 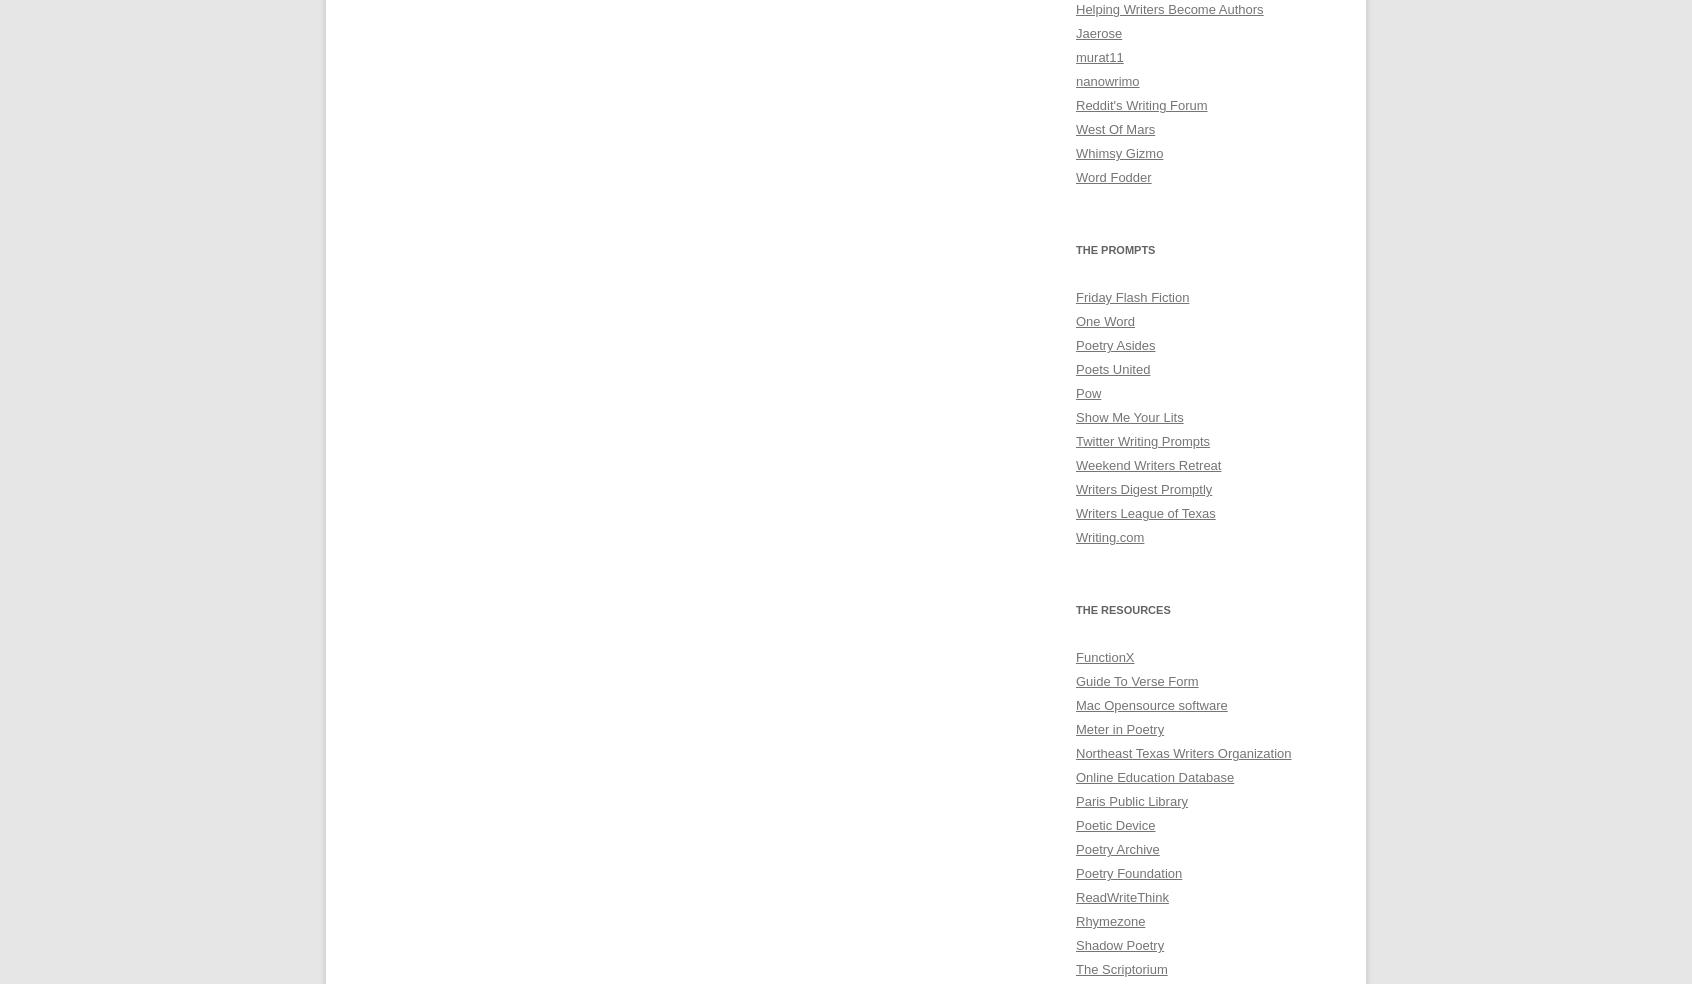 What do you see at coordinates (1107, 80) in the screenshot?
I see `'nanowrimo'` at bounding box center [1107, 80].